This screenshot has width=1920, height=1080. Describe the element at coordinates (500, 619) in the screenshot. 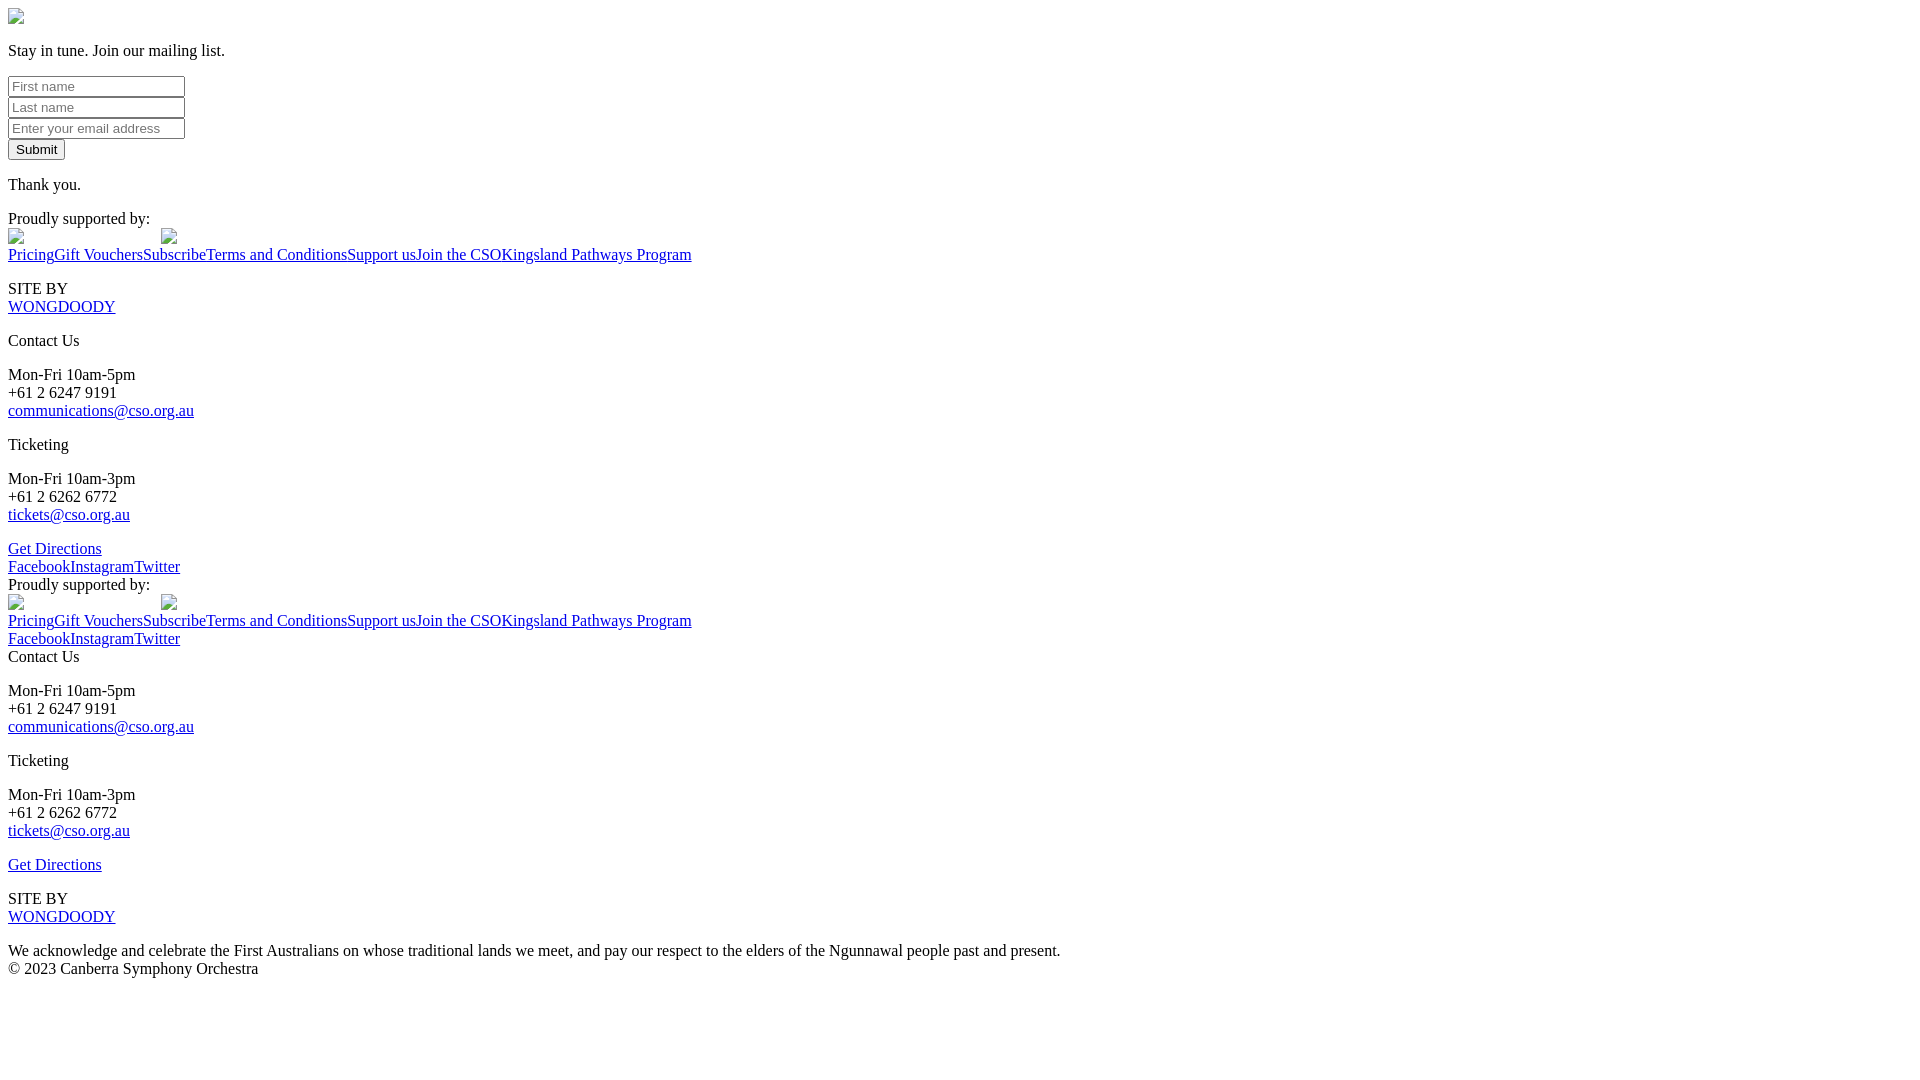

I see `'Kingsland Pathways Program'` at that location.